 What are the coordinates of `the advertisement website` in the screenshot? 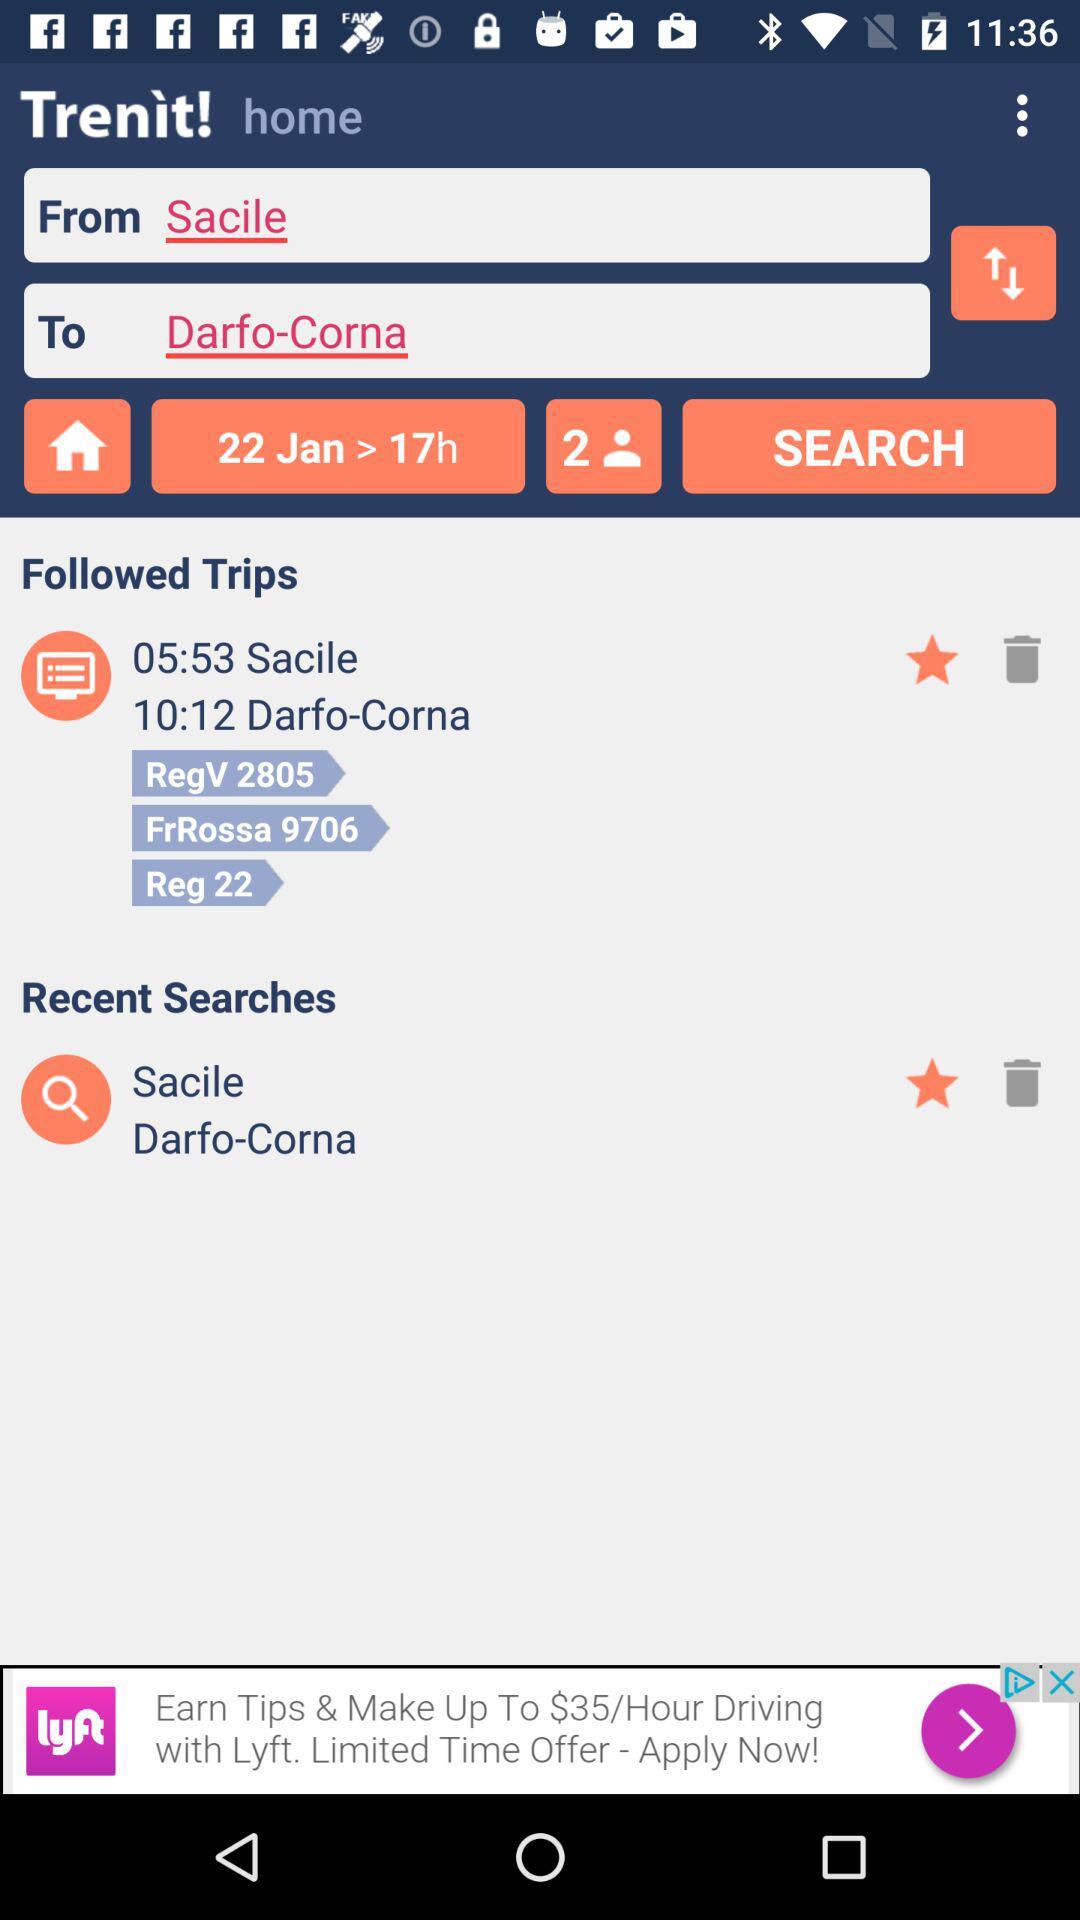 It's located at (540, 1727).